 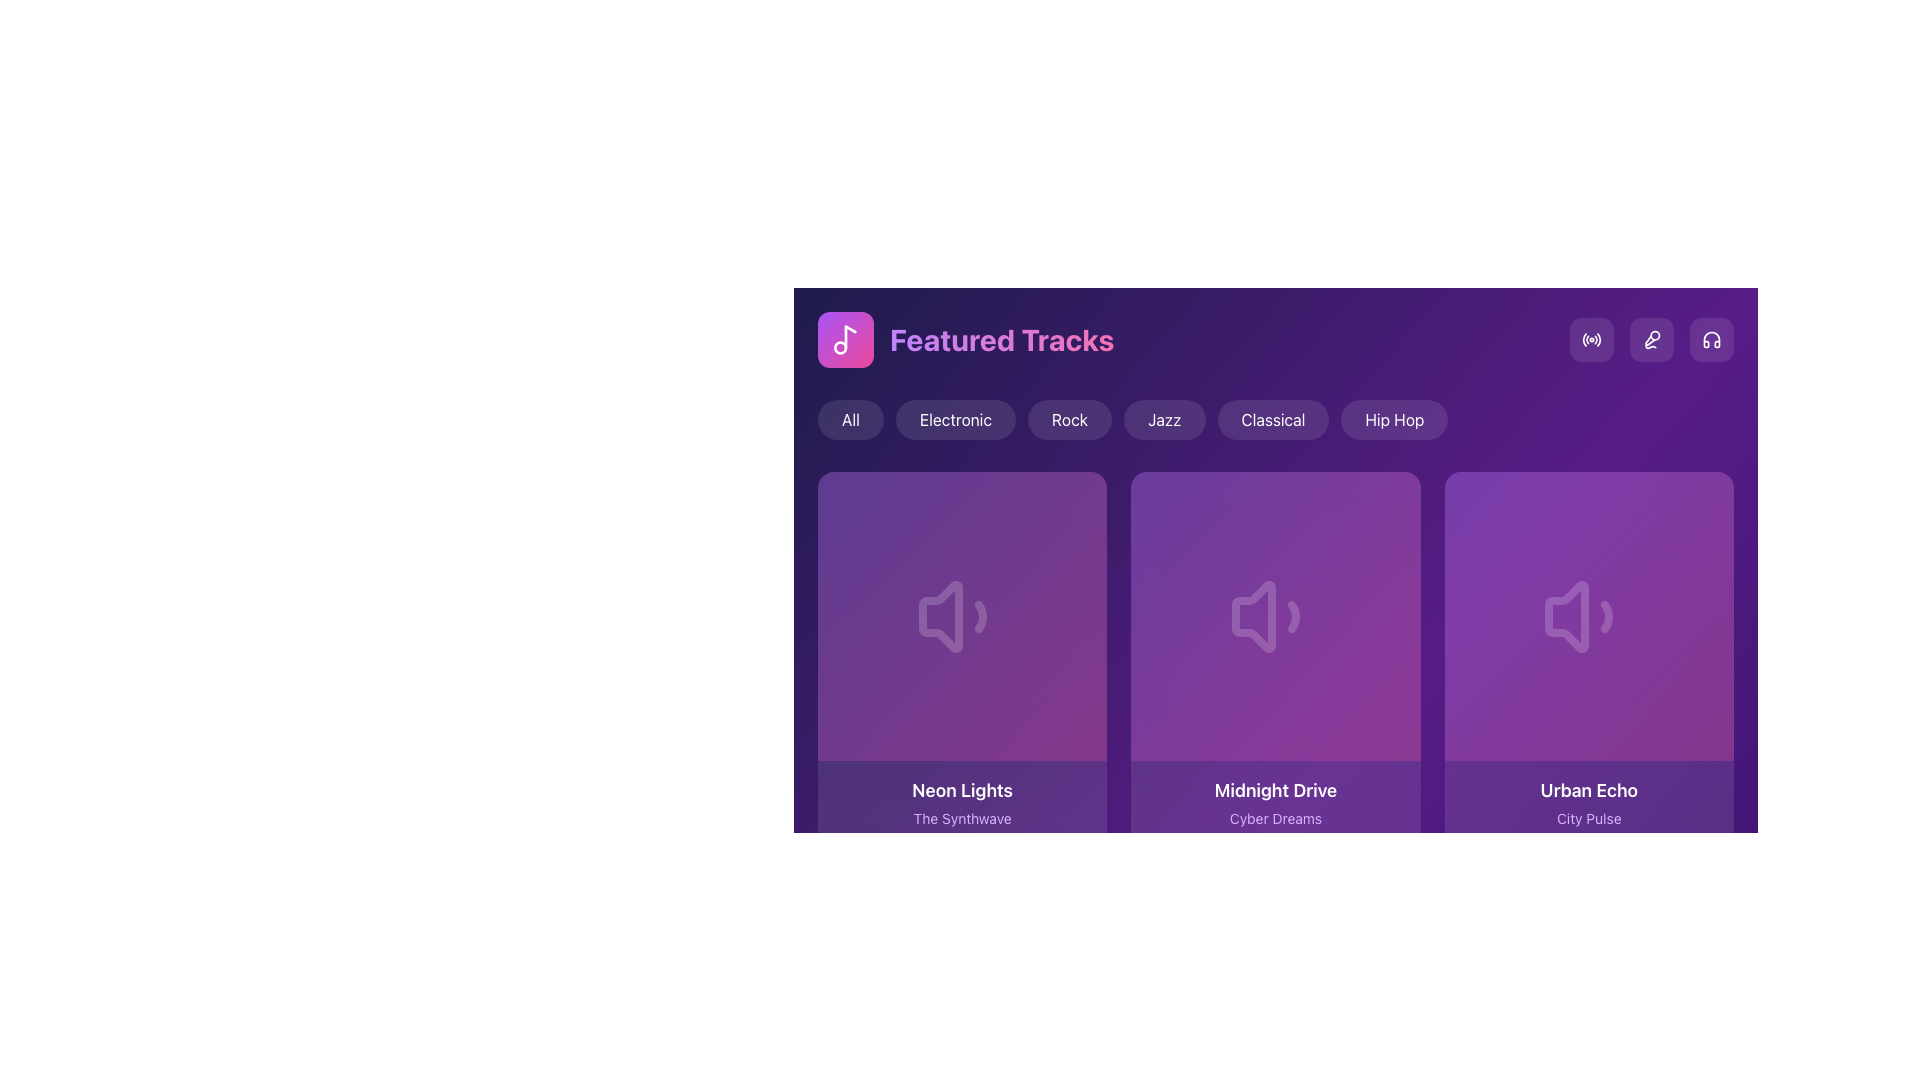 I want to click on the 'All' button, so click(x=850, y=419).